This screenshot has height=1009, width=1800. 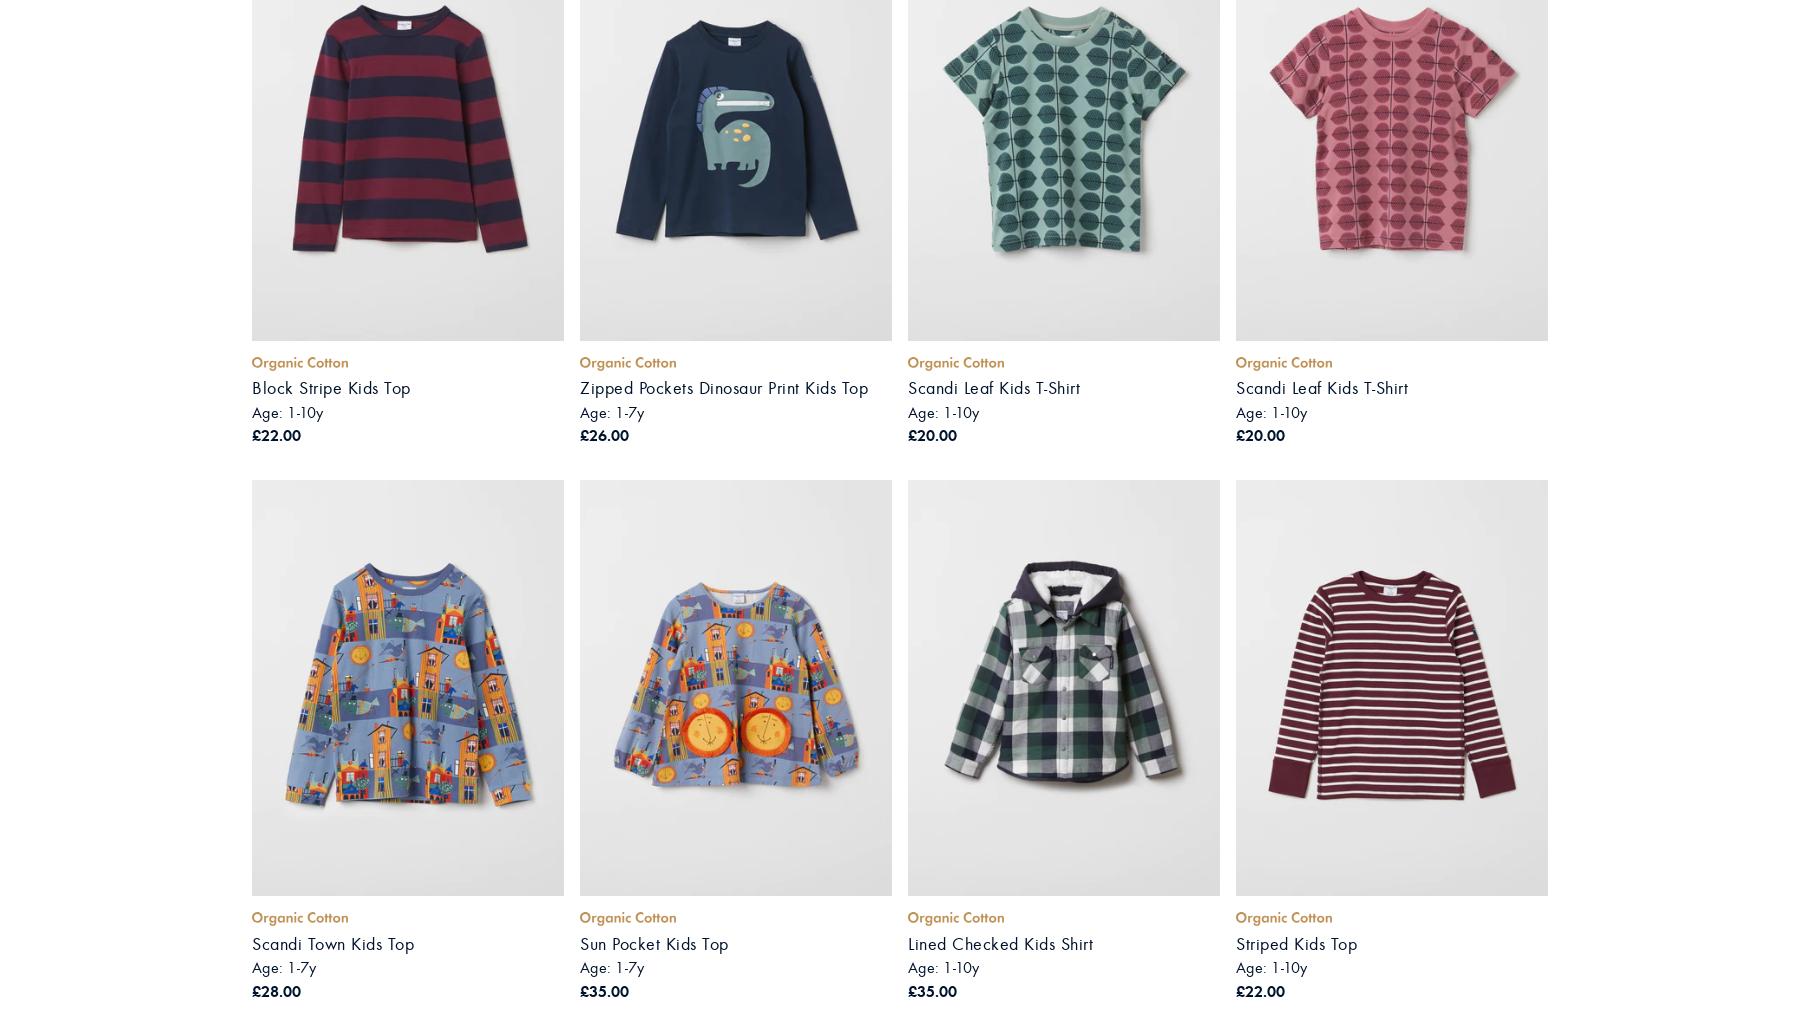 I want to click on 'Striped Kids Top', so click(x=1296, y=943).